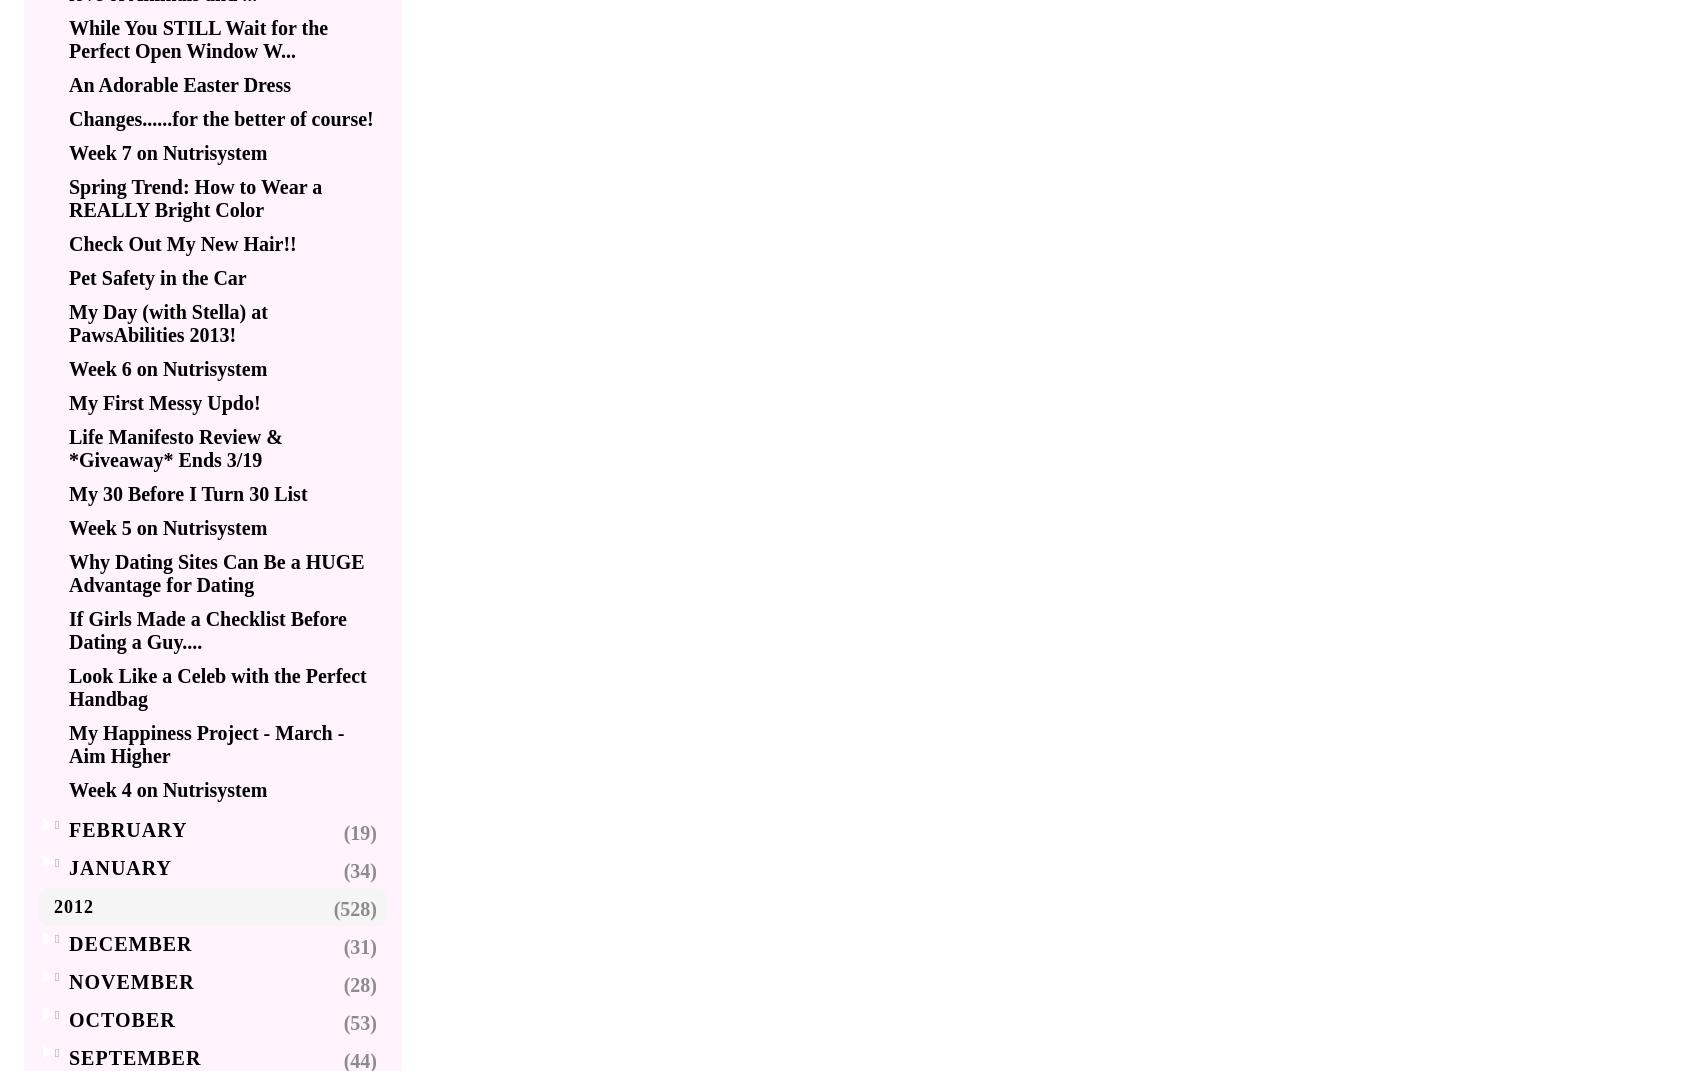  I want to click on 'Look Like a Celeb with the Perfect Handbag', so click(217, 686).